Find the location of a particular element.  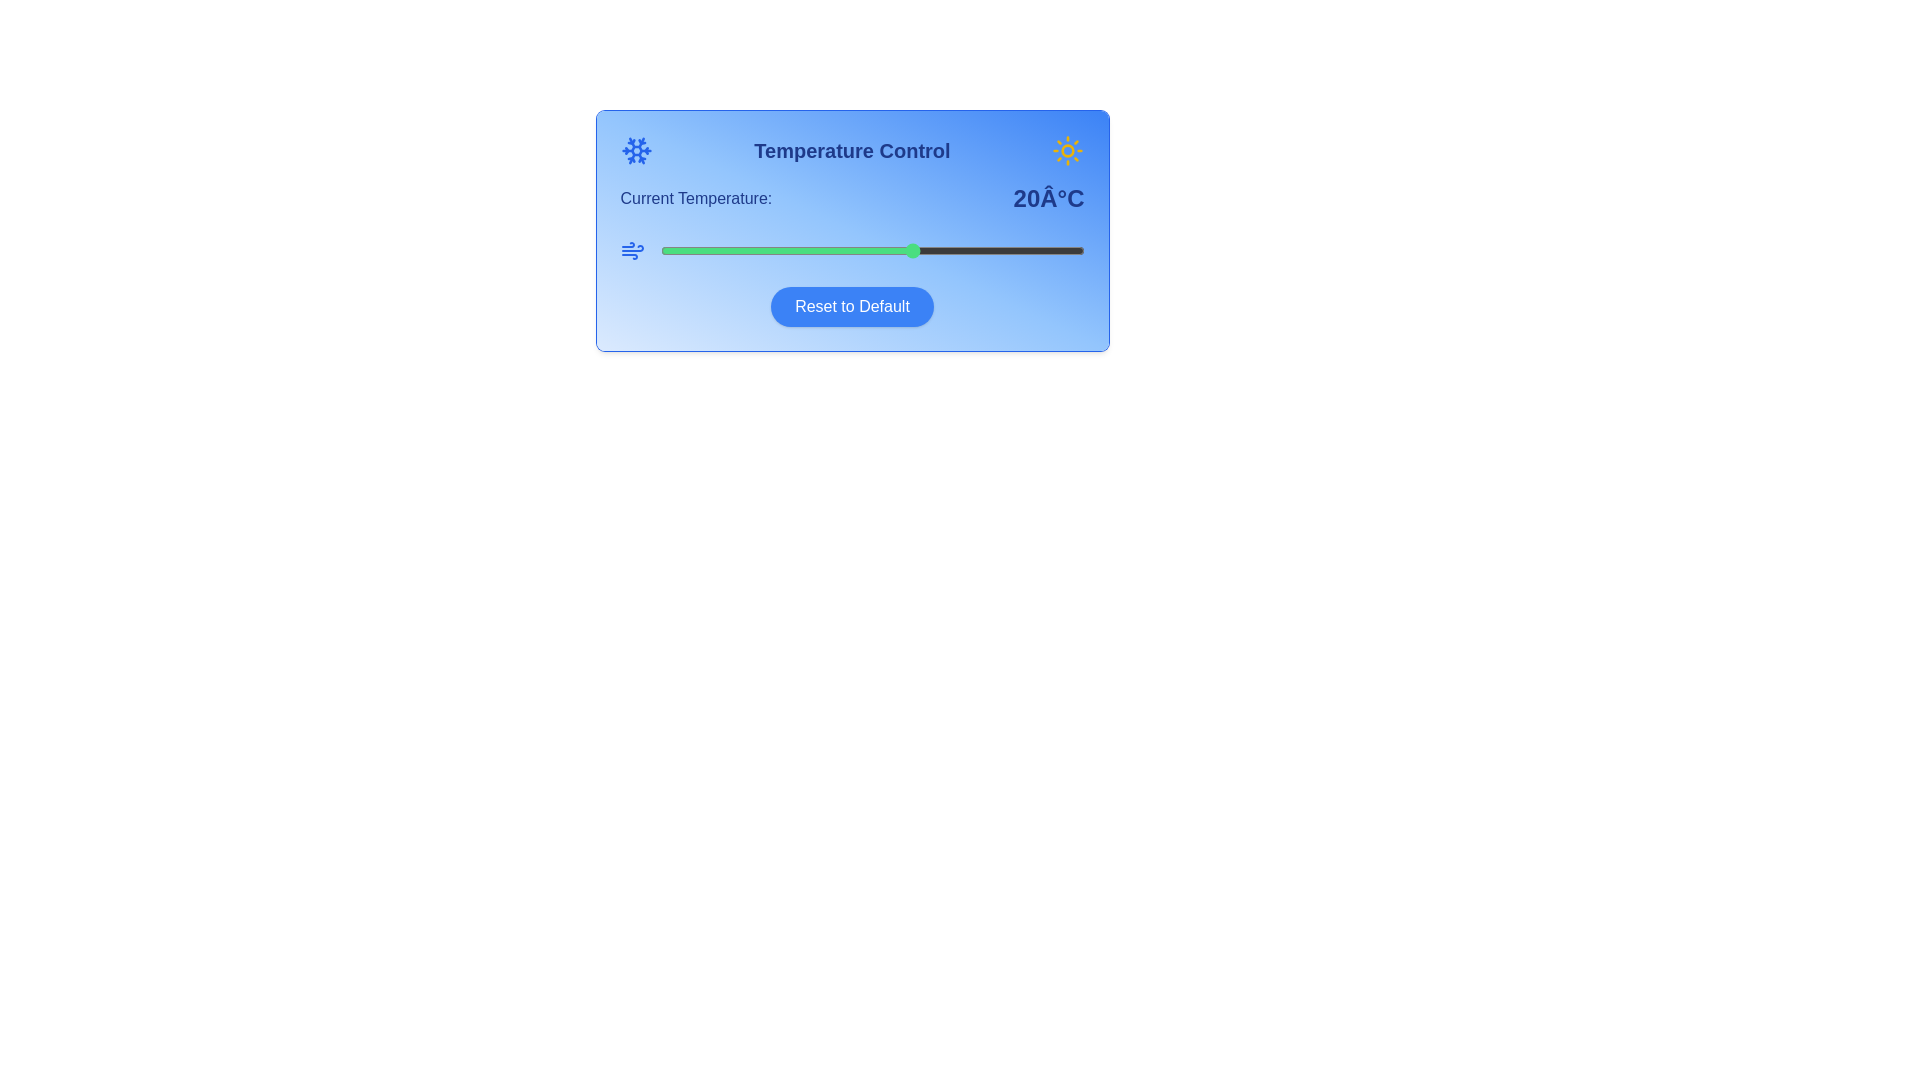

the temperature slider is located at coordinates (982, 249).